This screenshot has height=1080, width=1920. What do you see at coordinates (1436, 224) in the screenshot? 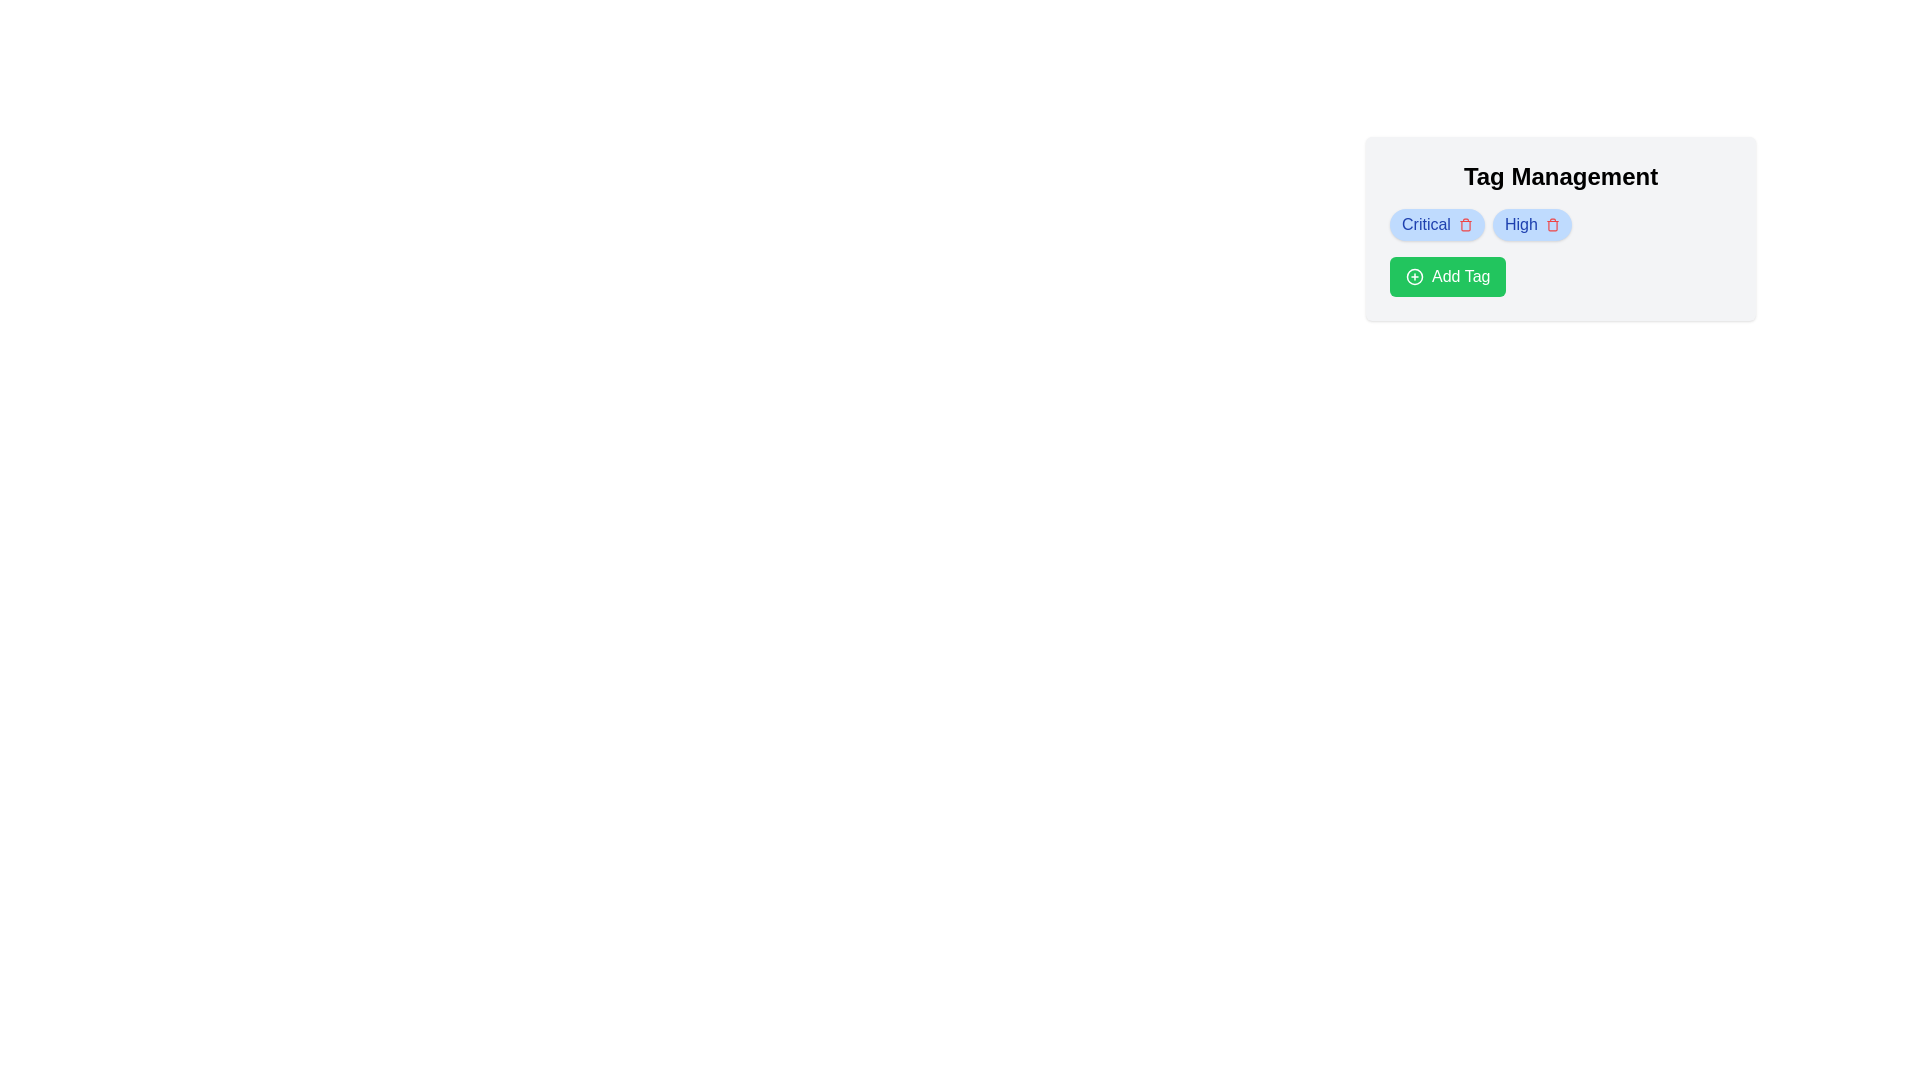
I see `the 'Critical' tag, which is the first tag in the horizontally aligned group of tags in the tag management section, to interact with it` at bounding box center [1436, 224].